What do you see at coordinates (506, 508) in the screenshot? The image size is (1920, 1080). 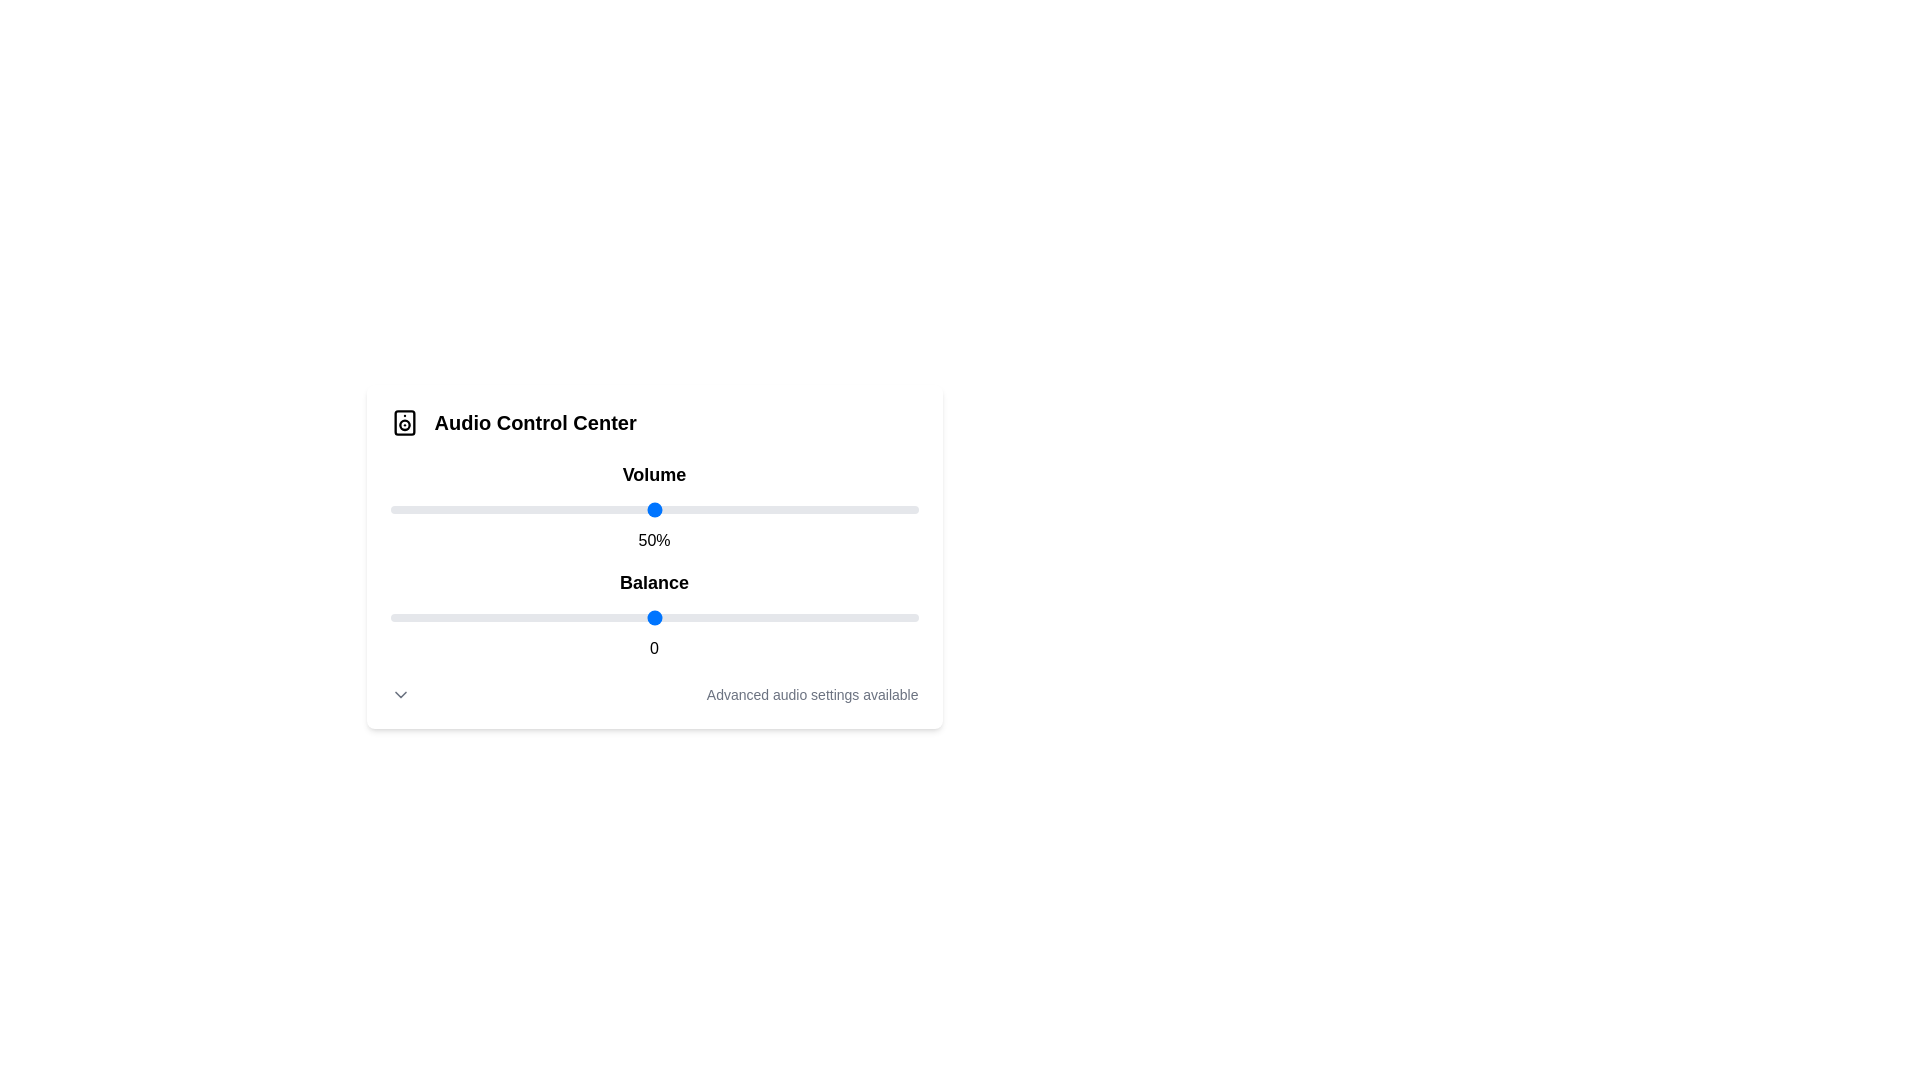 I see `the volume slider to 22%` at bounding box center [506, 508].